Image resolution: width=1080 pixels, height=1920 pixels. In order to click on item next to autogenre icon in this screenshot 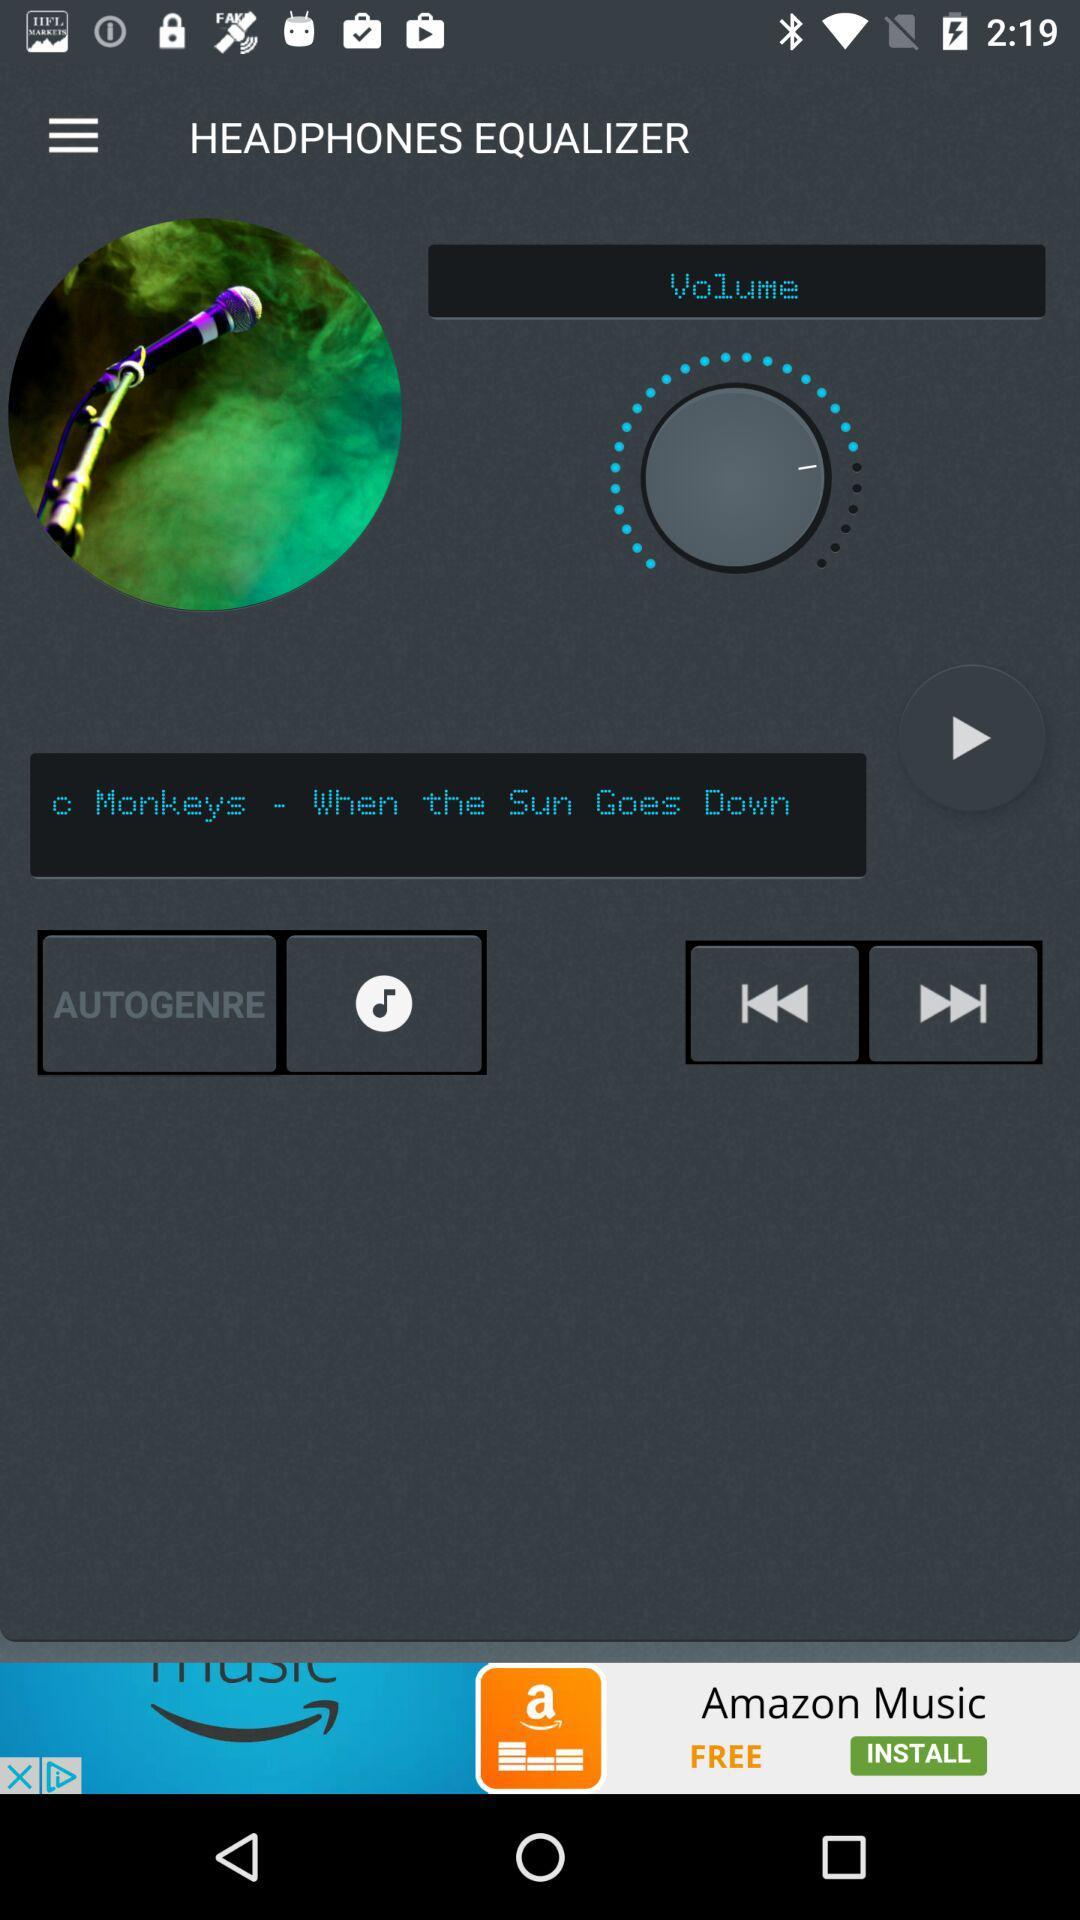, I will do `click(384, 1003)`.